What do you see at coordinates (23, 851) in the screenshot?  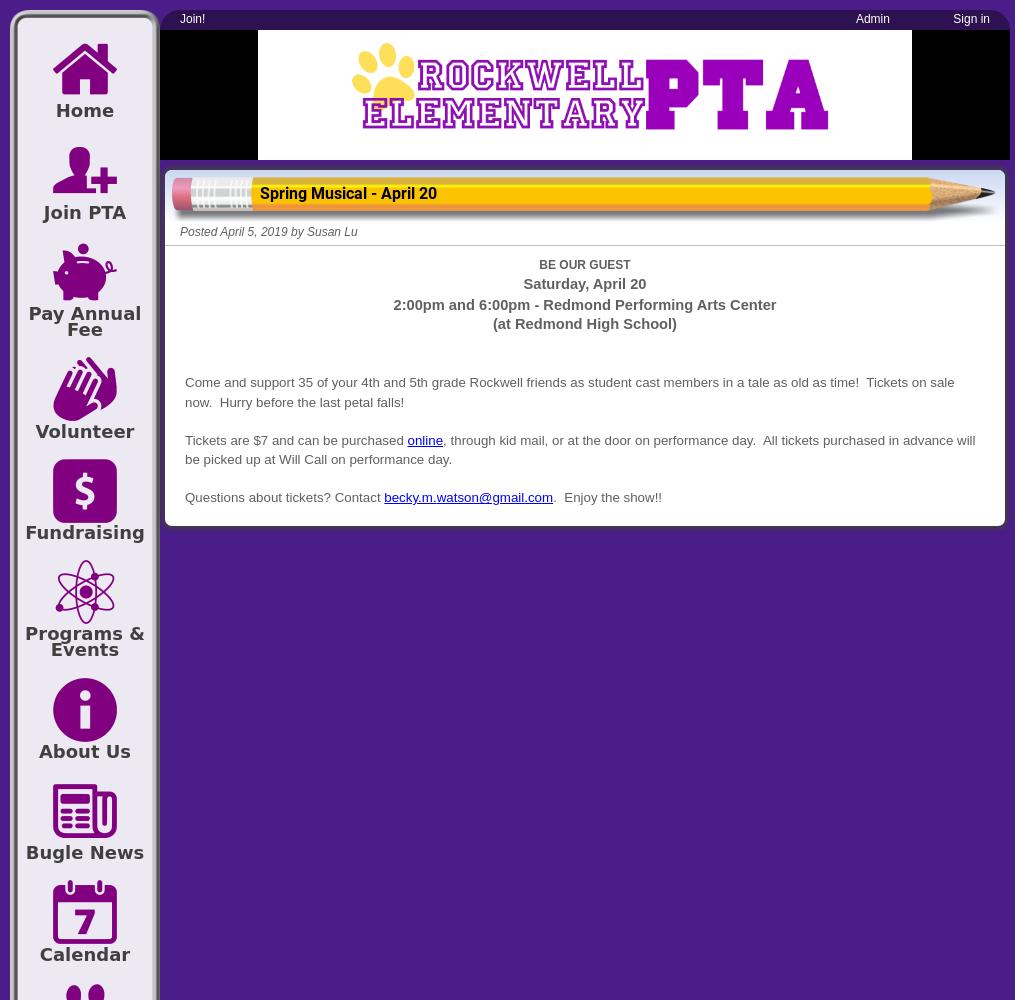 I see `'Bugle News'` at bounding box center [23, 851].